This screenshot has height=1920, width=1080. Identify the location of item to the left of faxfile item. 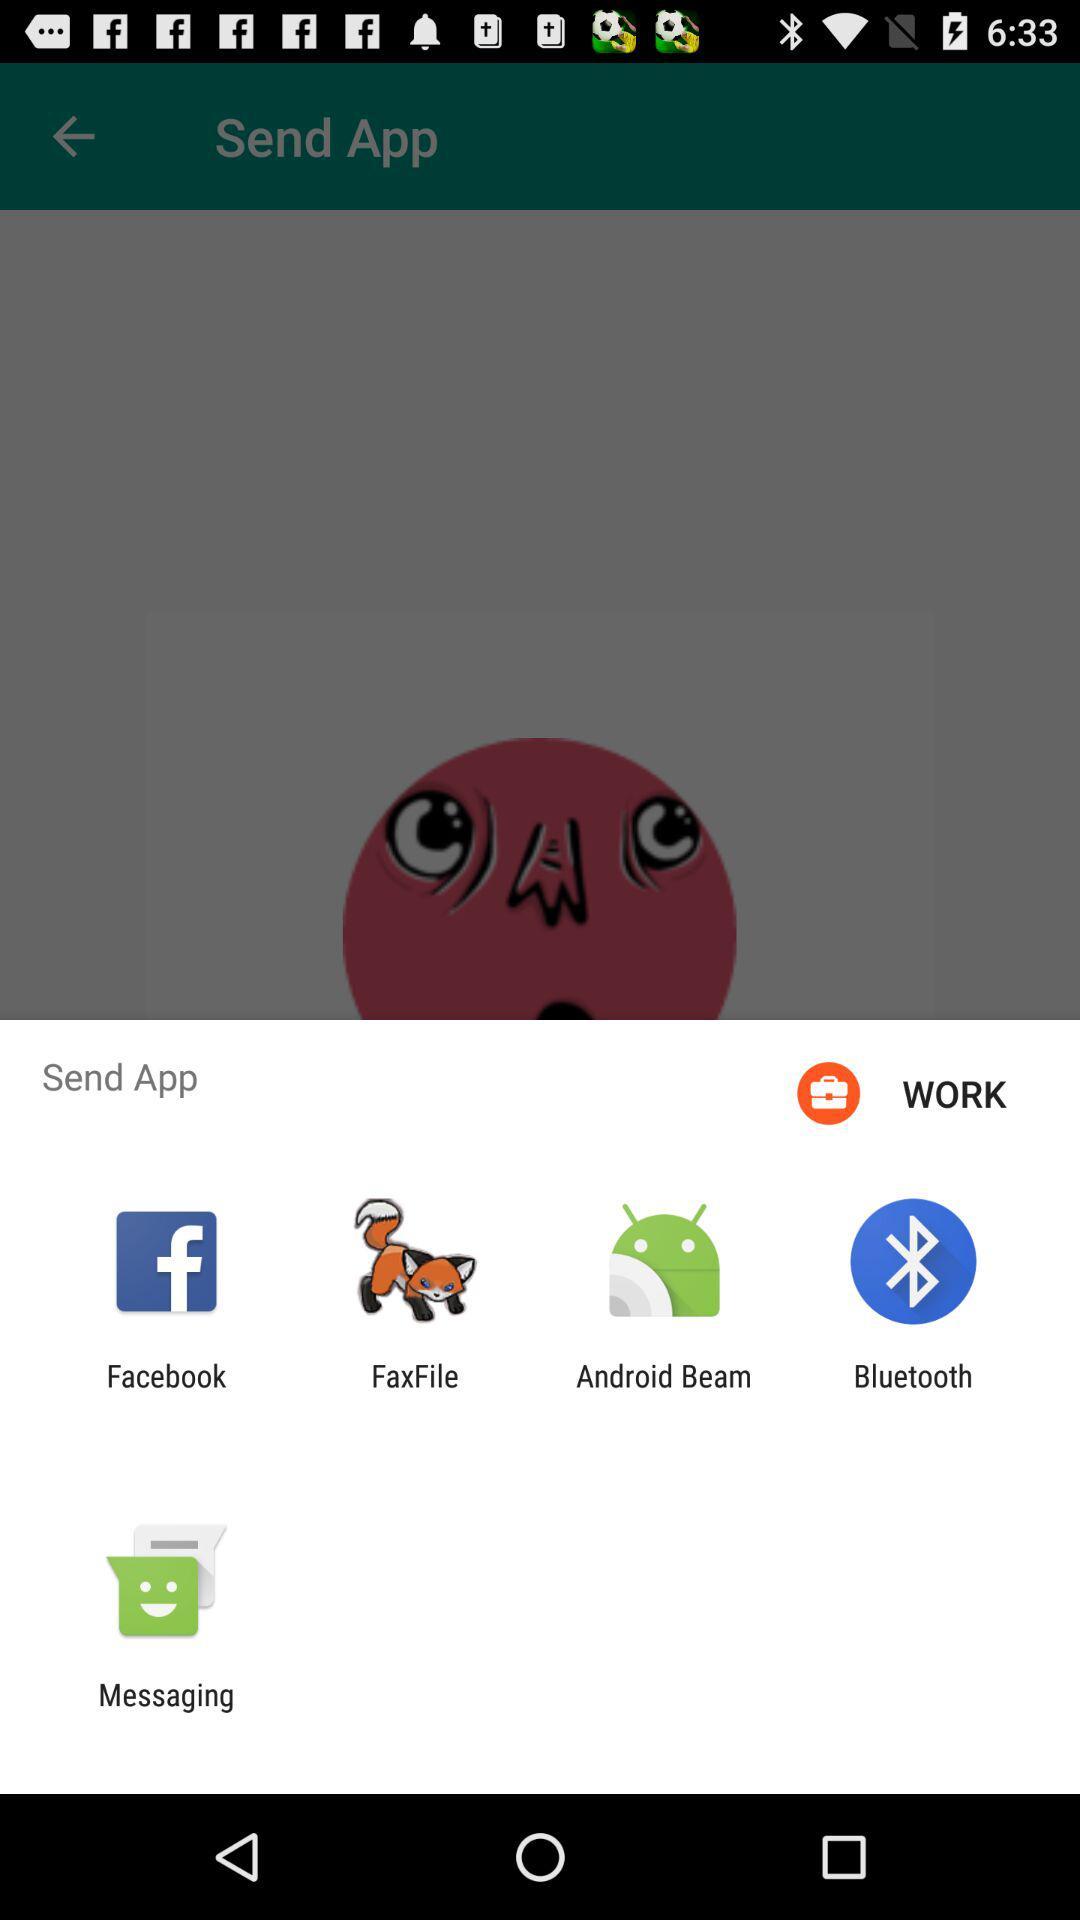
(165, 1392).